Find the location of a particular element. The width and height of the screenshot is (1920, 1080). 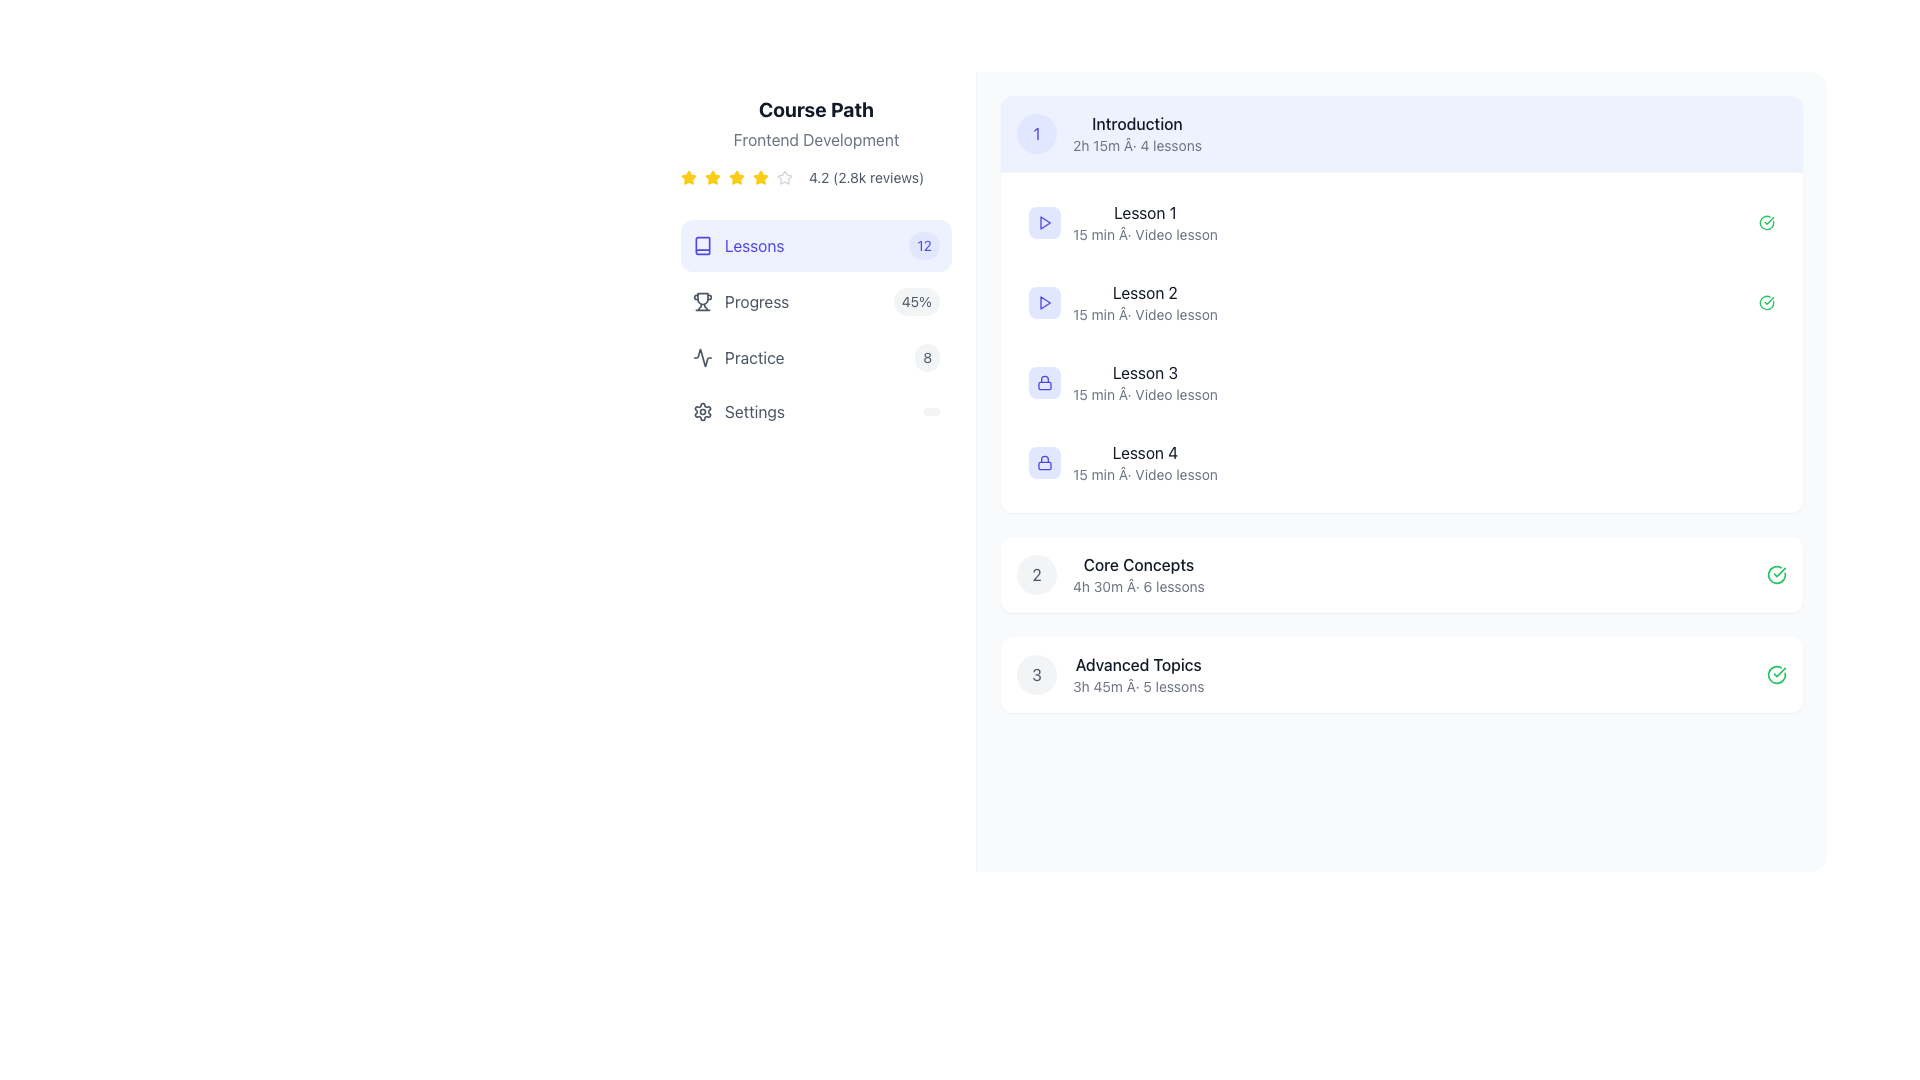

the 'Lesson 3' list item, which features a lock icon in a lavender circular background and displays the title 'Lesson 3' in bold black characters and its description '15 min · Video lesson' below it is located at coordinates (1123, 382).